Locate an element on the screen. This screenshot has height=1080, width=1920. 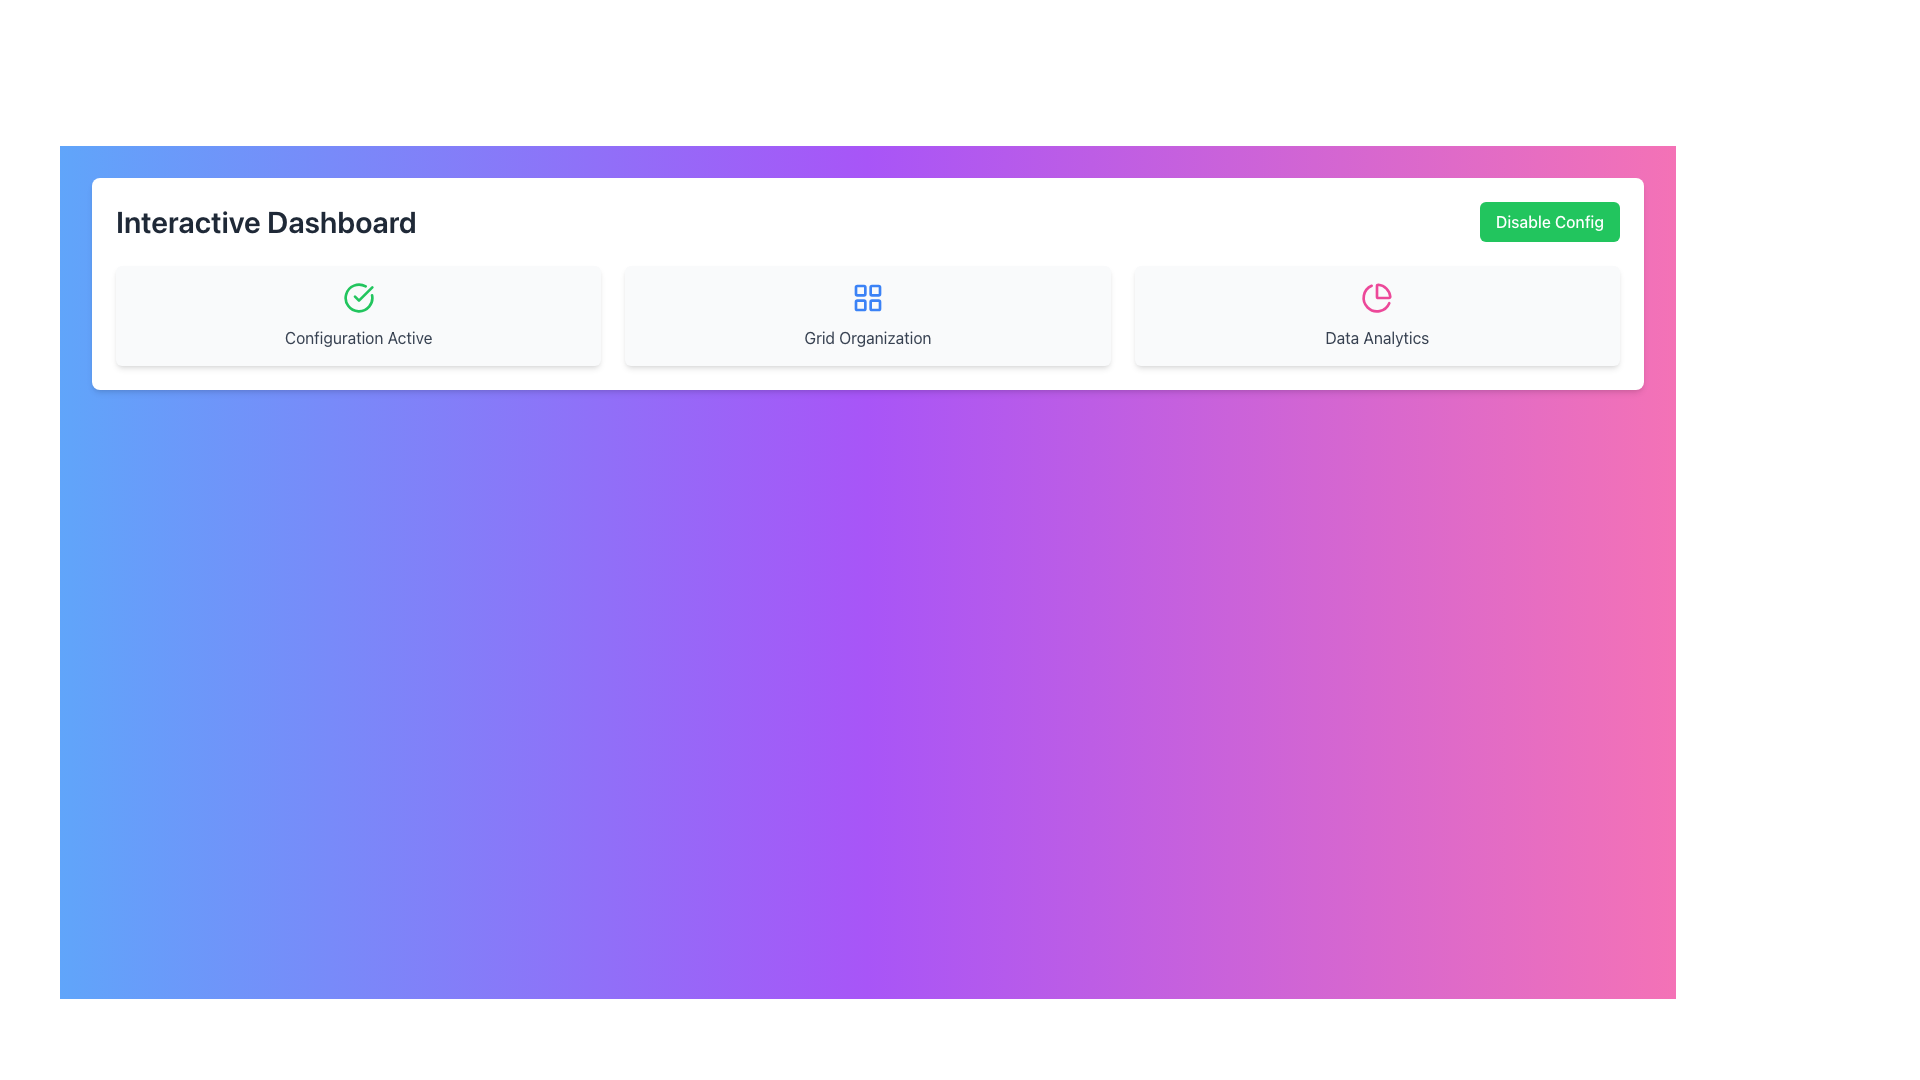
the decorative rectangle in the grid icon, which is the second square in the first row, located in the middle card section adjacent to the 'Grid Organization' label is located at coordinates (875, 290).